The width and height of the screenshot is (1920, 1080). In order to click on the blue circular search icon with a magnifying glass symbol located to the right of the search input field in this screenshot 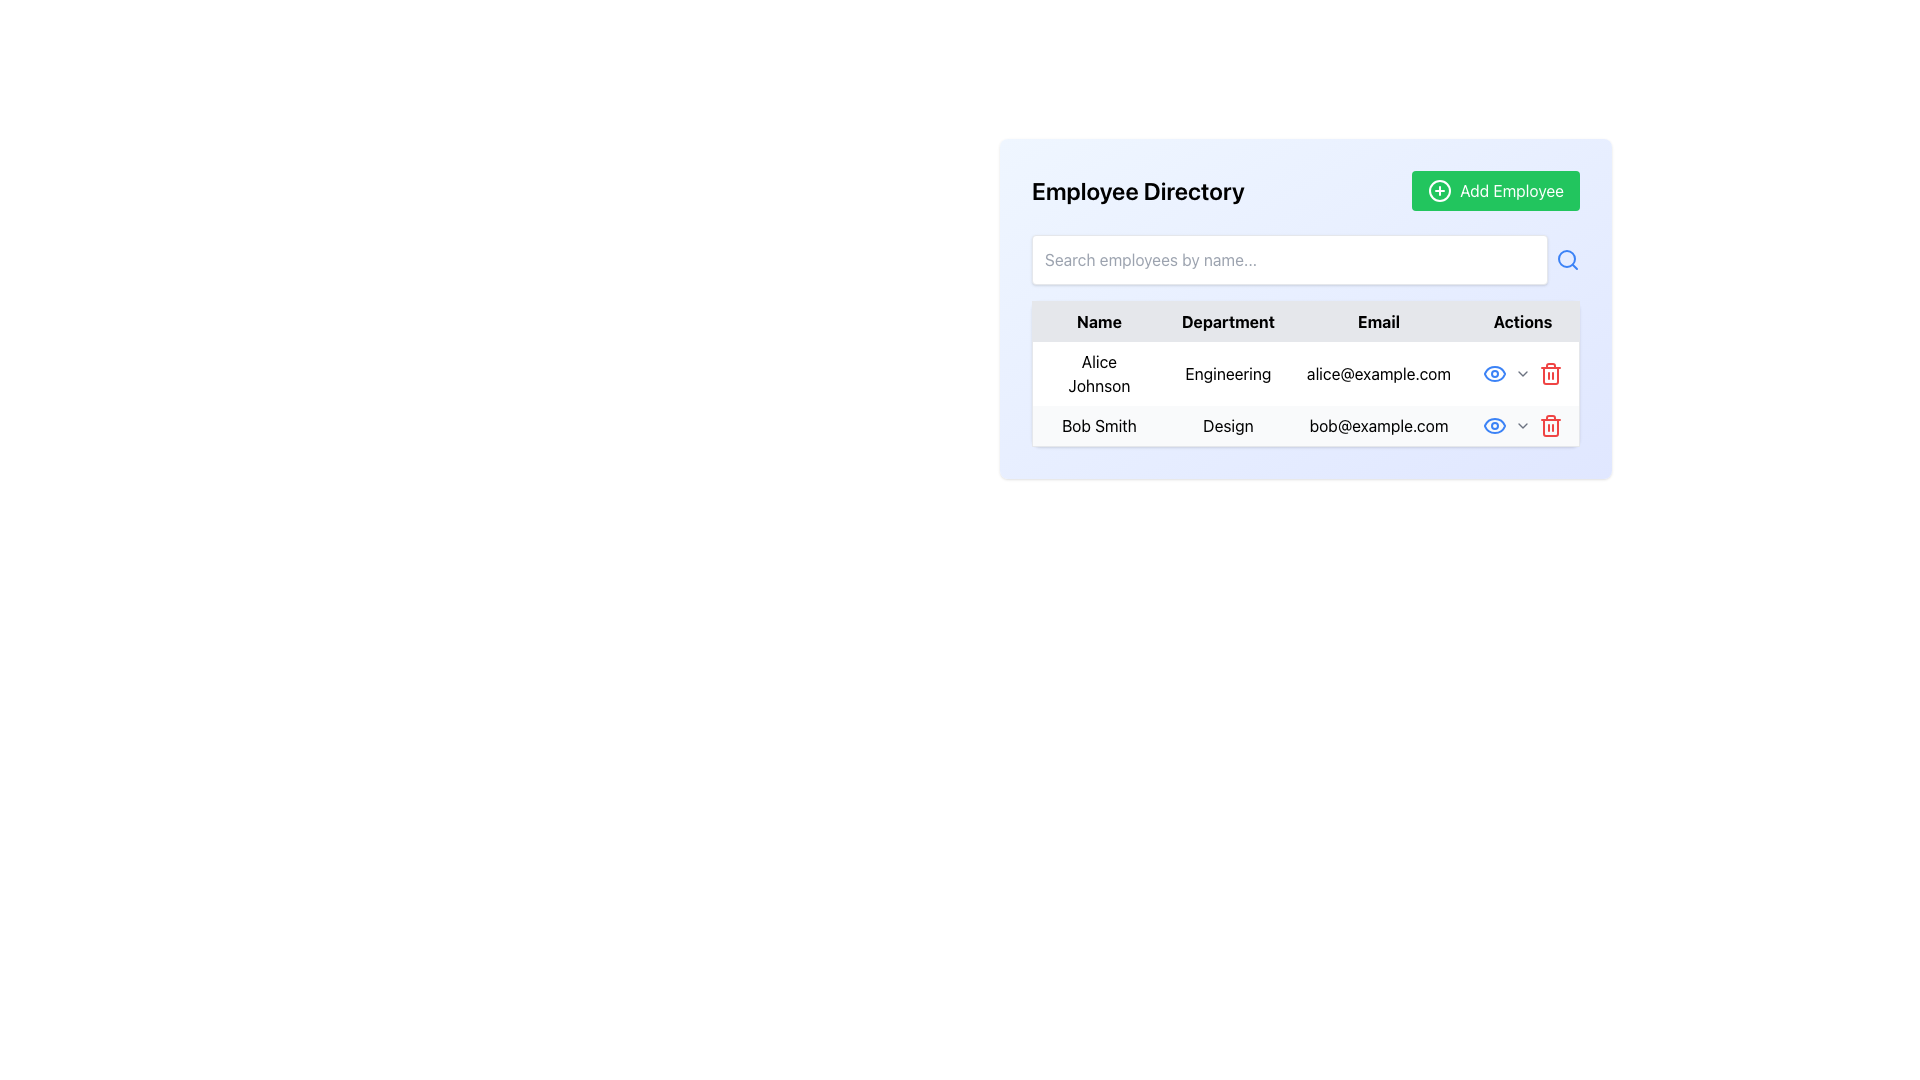, I will do `click(1567, 258)`.